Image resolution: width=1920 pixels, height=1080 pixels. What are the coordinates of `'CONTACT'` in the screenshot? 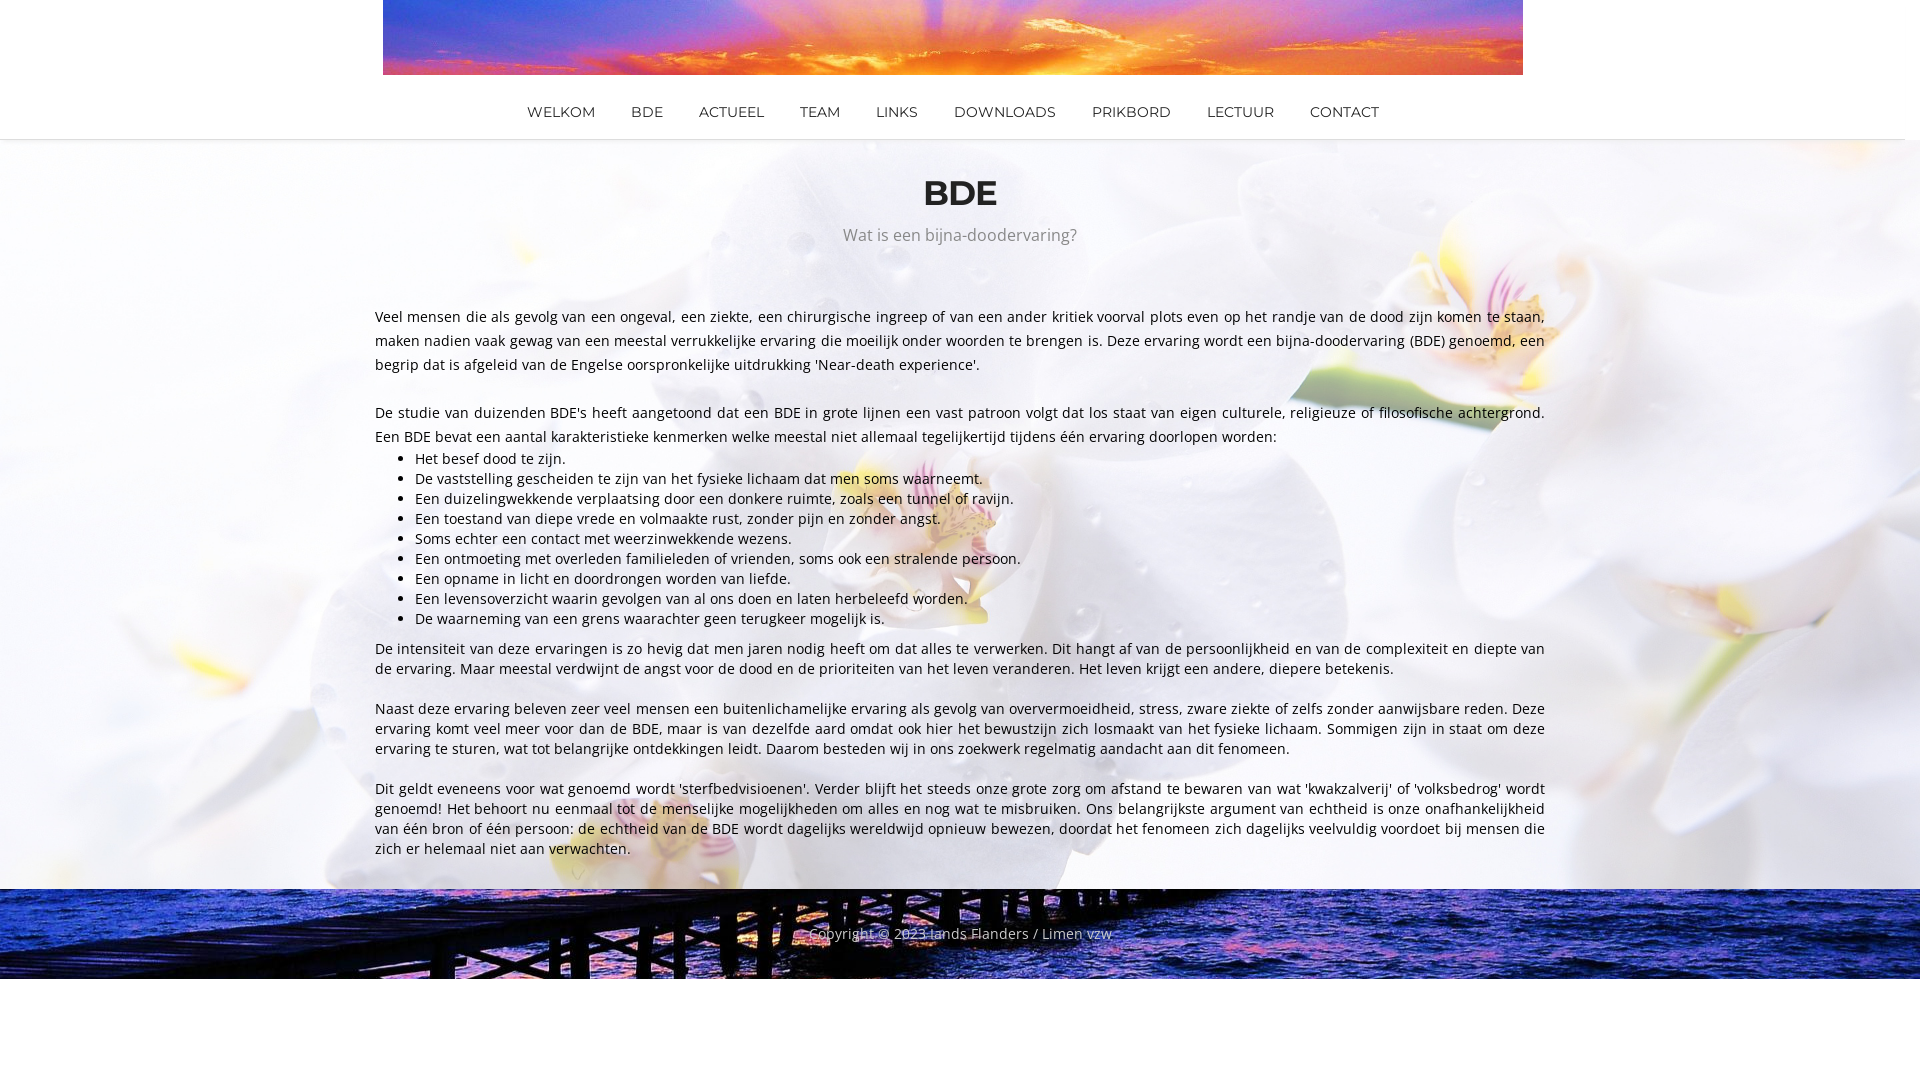 It's located at (1344, 111).